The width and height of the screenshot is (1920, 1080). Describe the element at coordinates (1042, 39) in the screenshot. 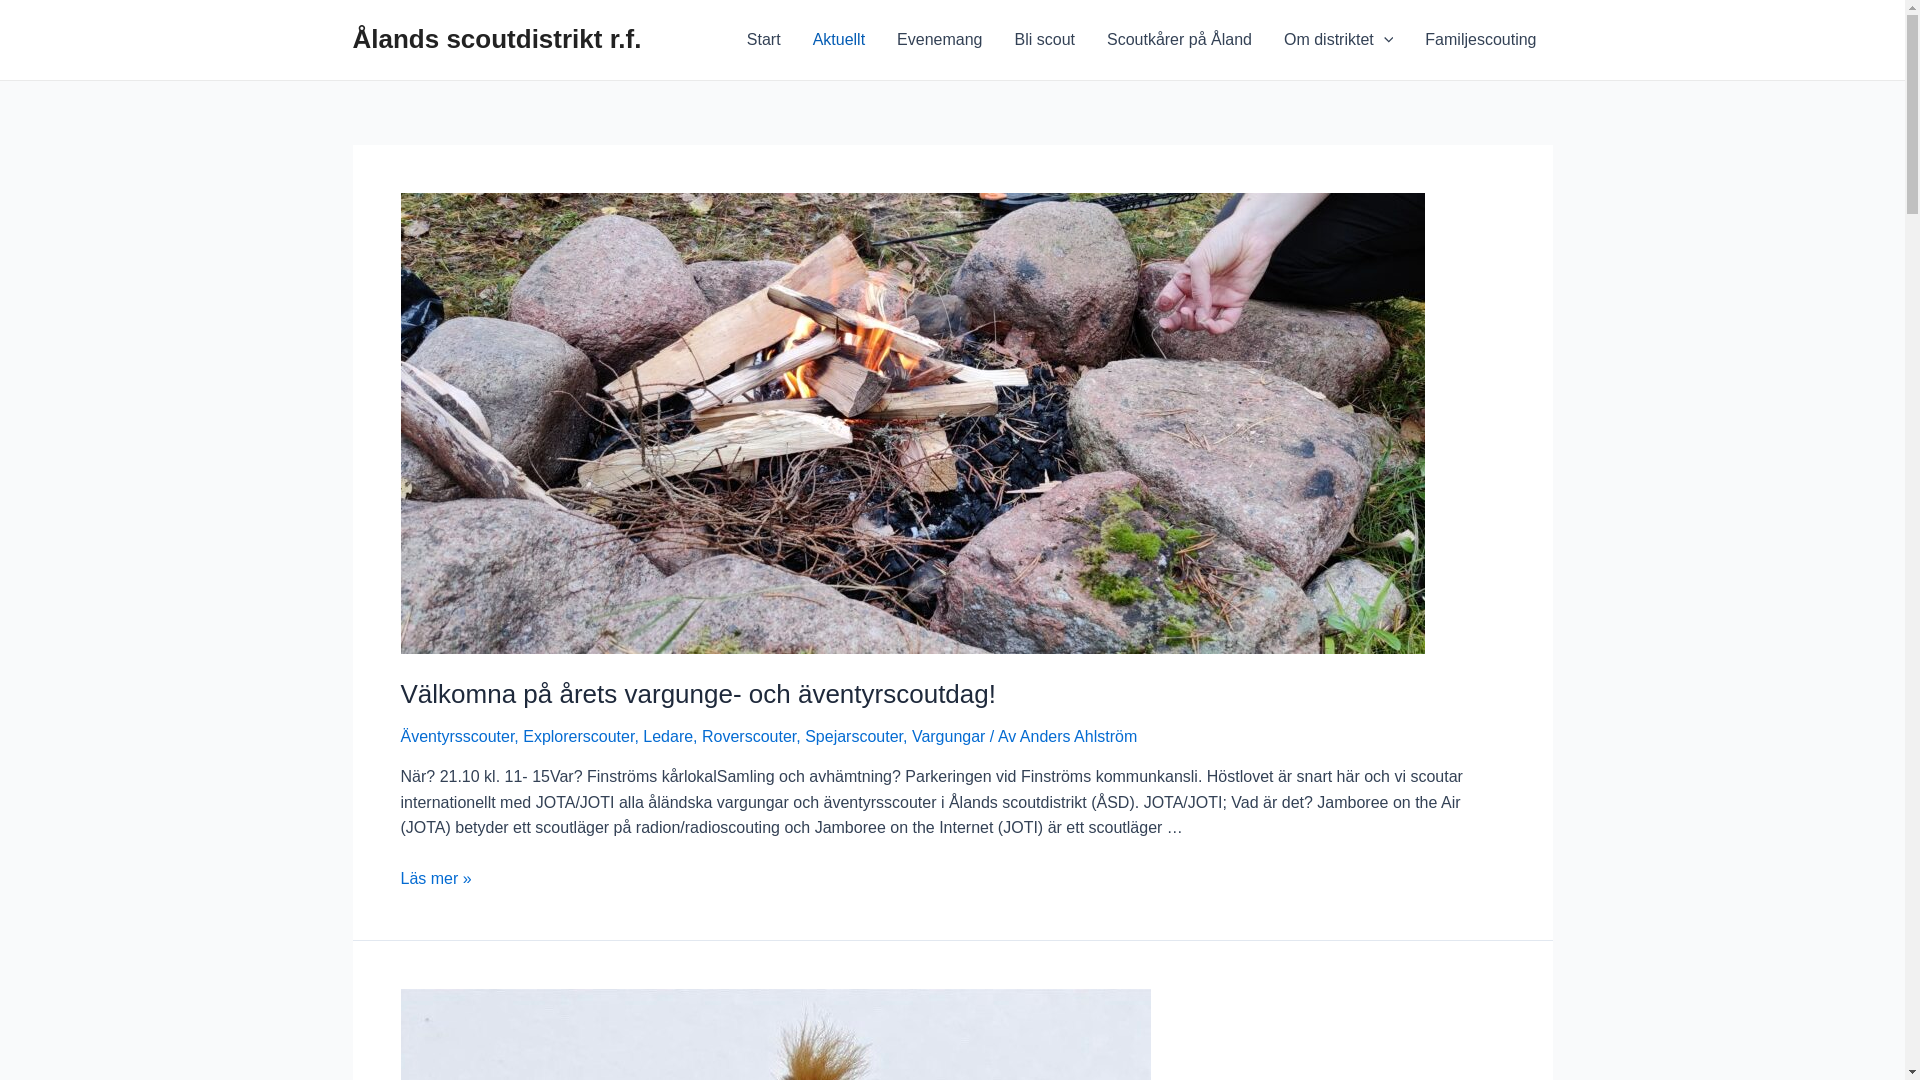

I see `'Bli scout'` at that location.